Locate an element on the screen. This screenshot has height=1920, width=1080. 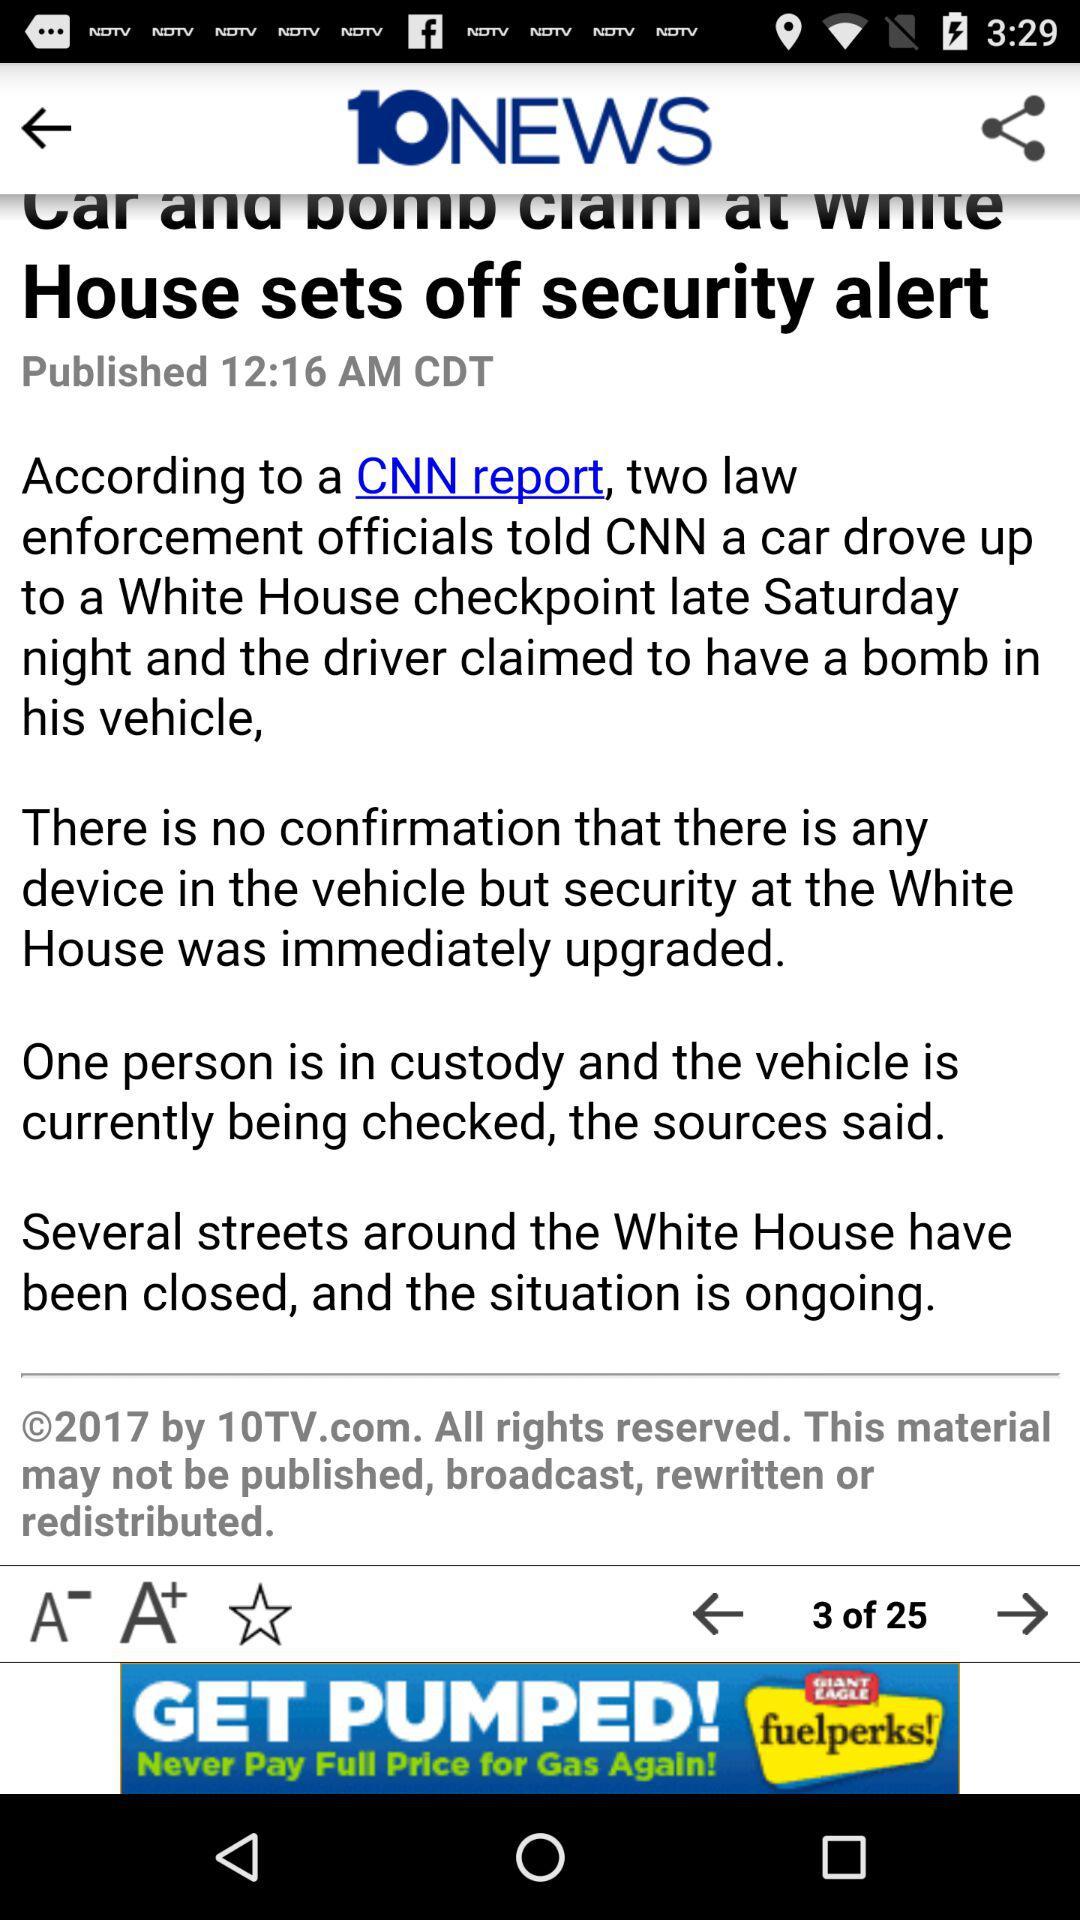
enlarge font size is located at coordinates (151, 1613).